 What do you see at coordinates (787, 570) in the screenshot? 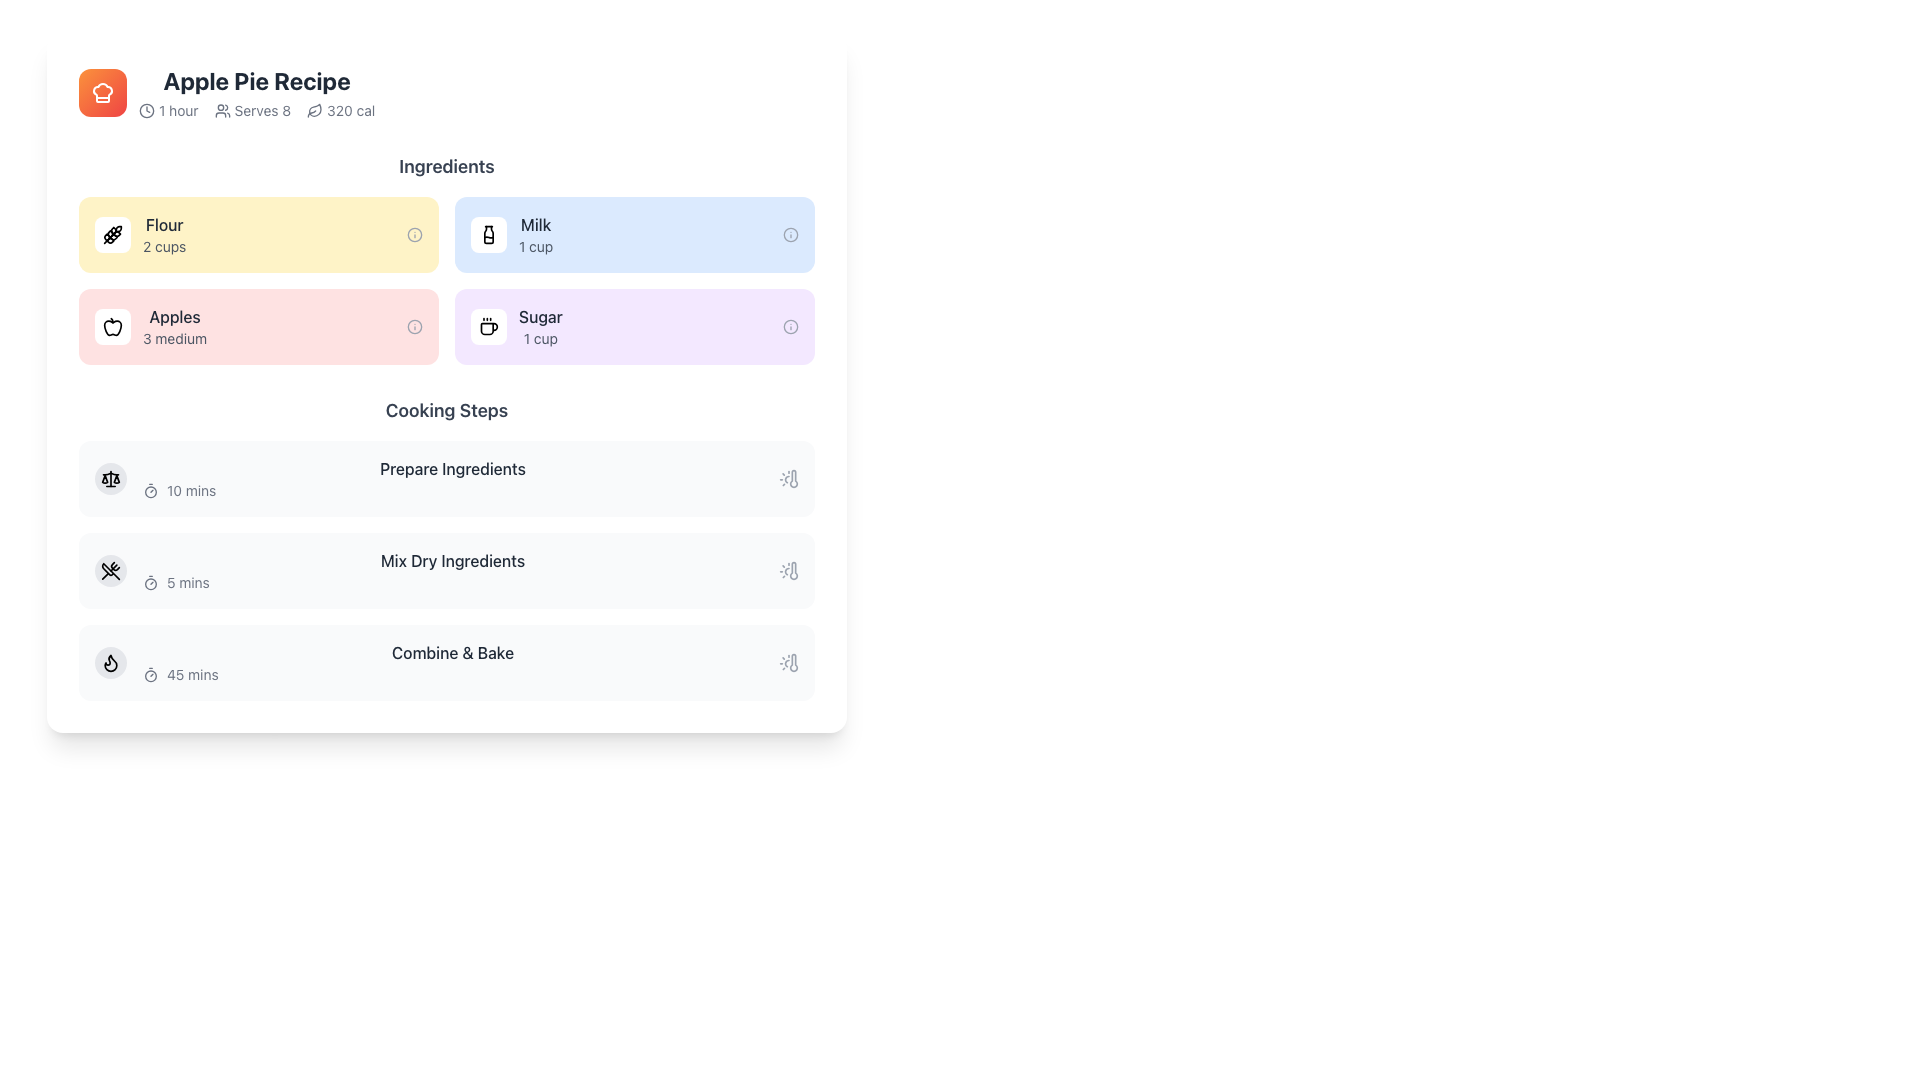
I see `the icon element that combines a sun and a thermometer, located to the far right under the 'Mix Dry Ingredients' step in the 'Cooking Steps' section` at bounding box center [787, 570].